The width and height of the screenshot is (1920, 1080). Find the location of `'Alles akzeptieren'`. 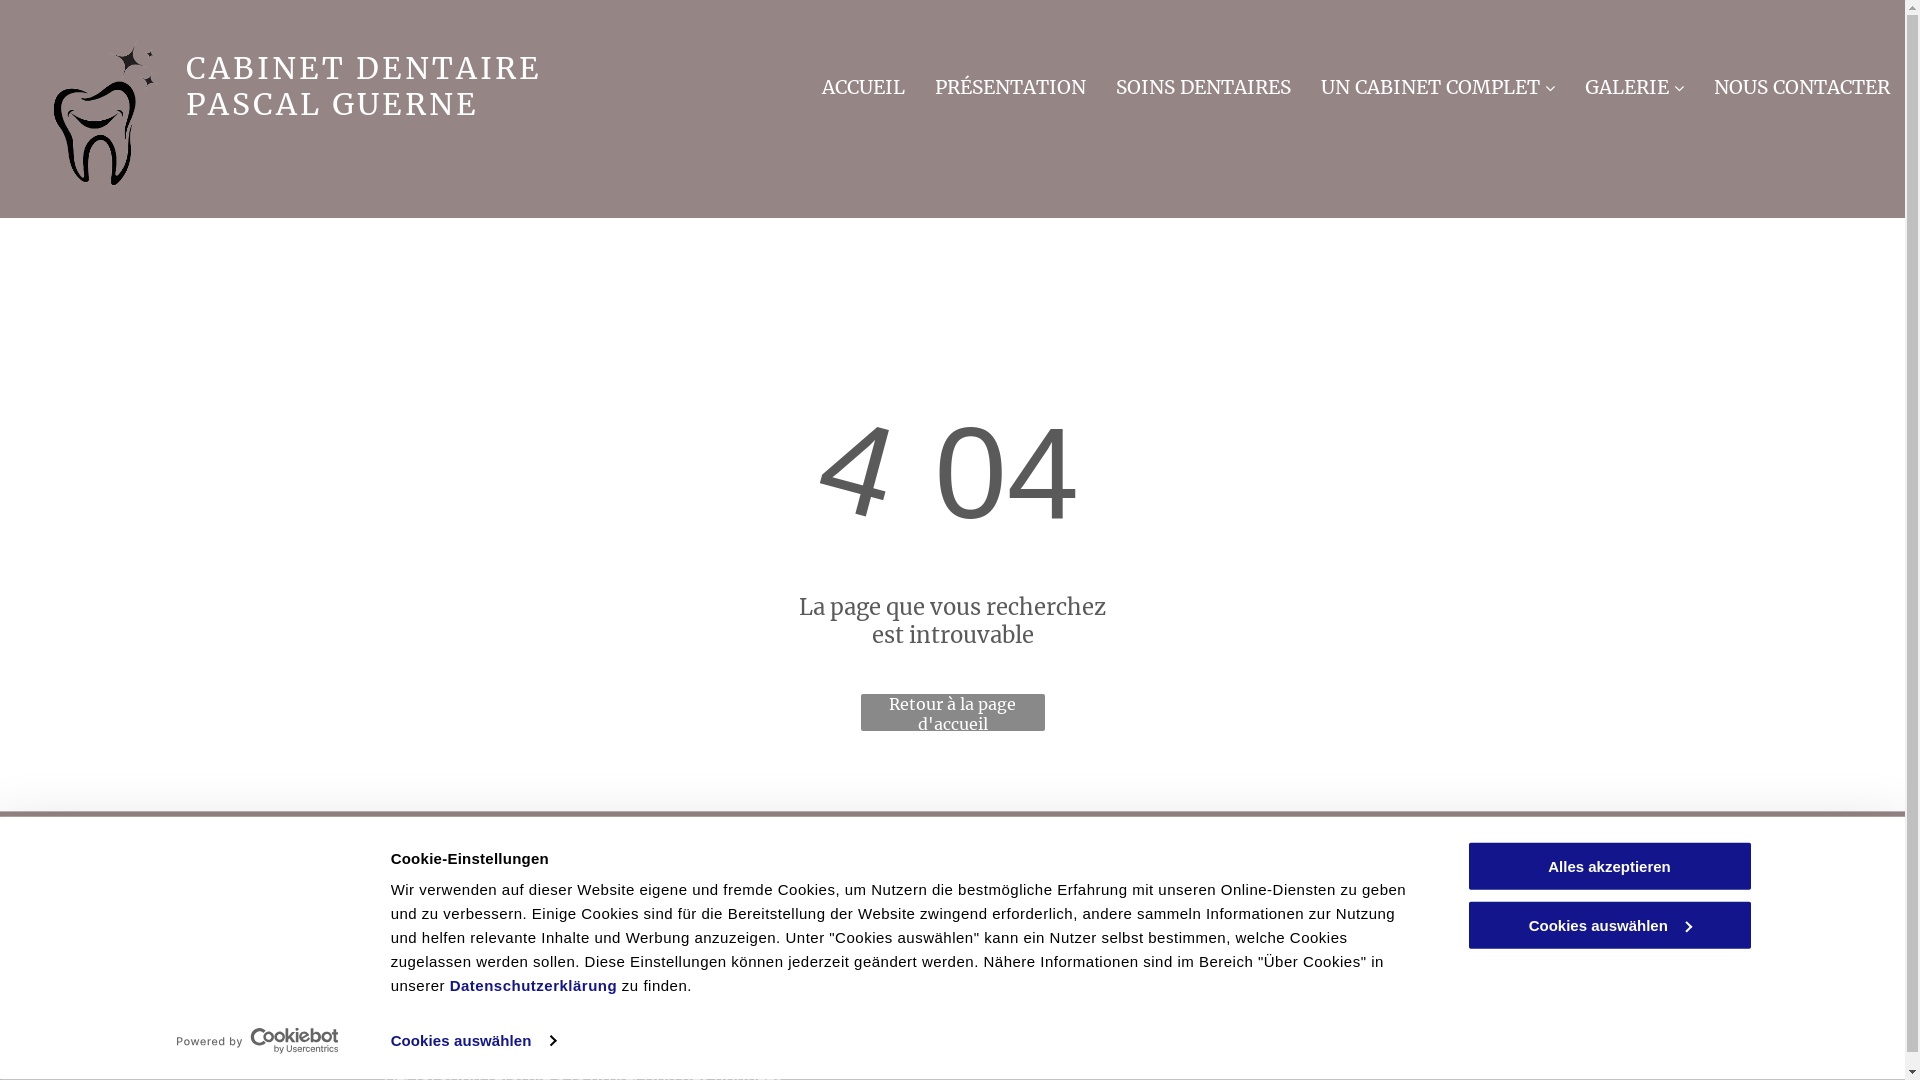

'Alles akzeptieren' is located at coordinates (1608, 865).